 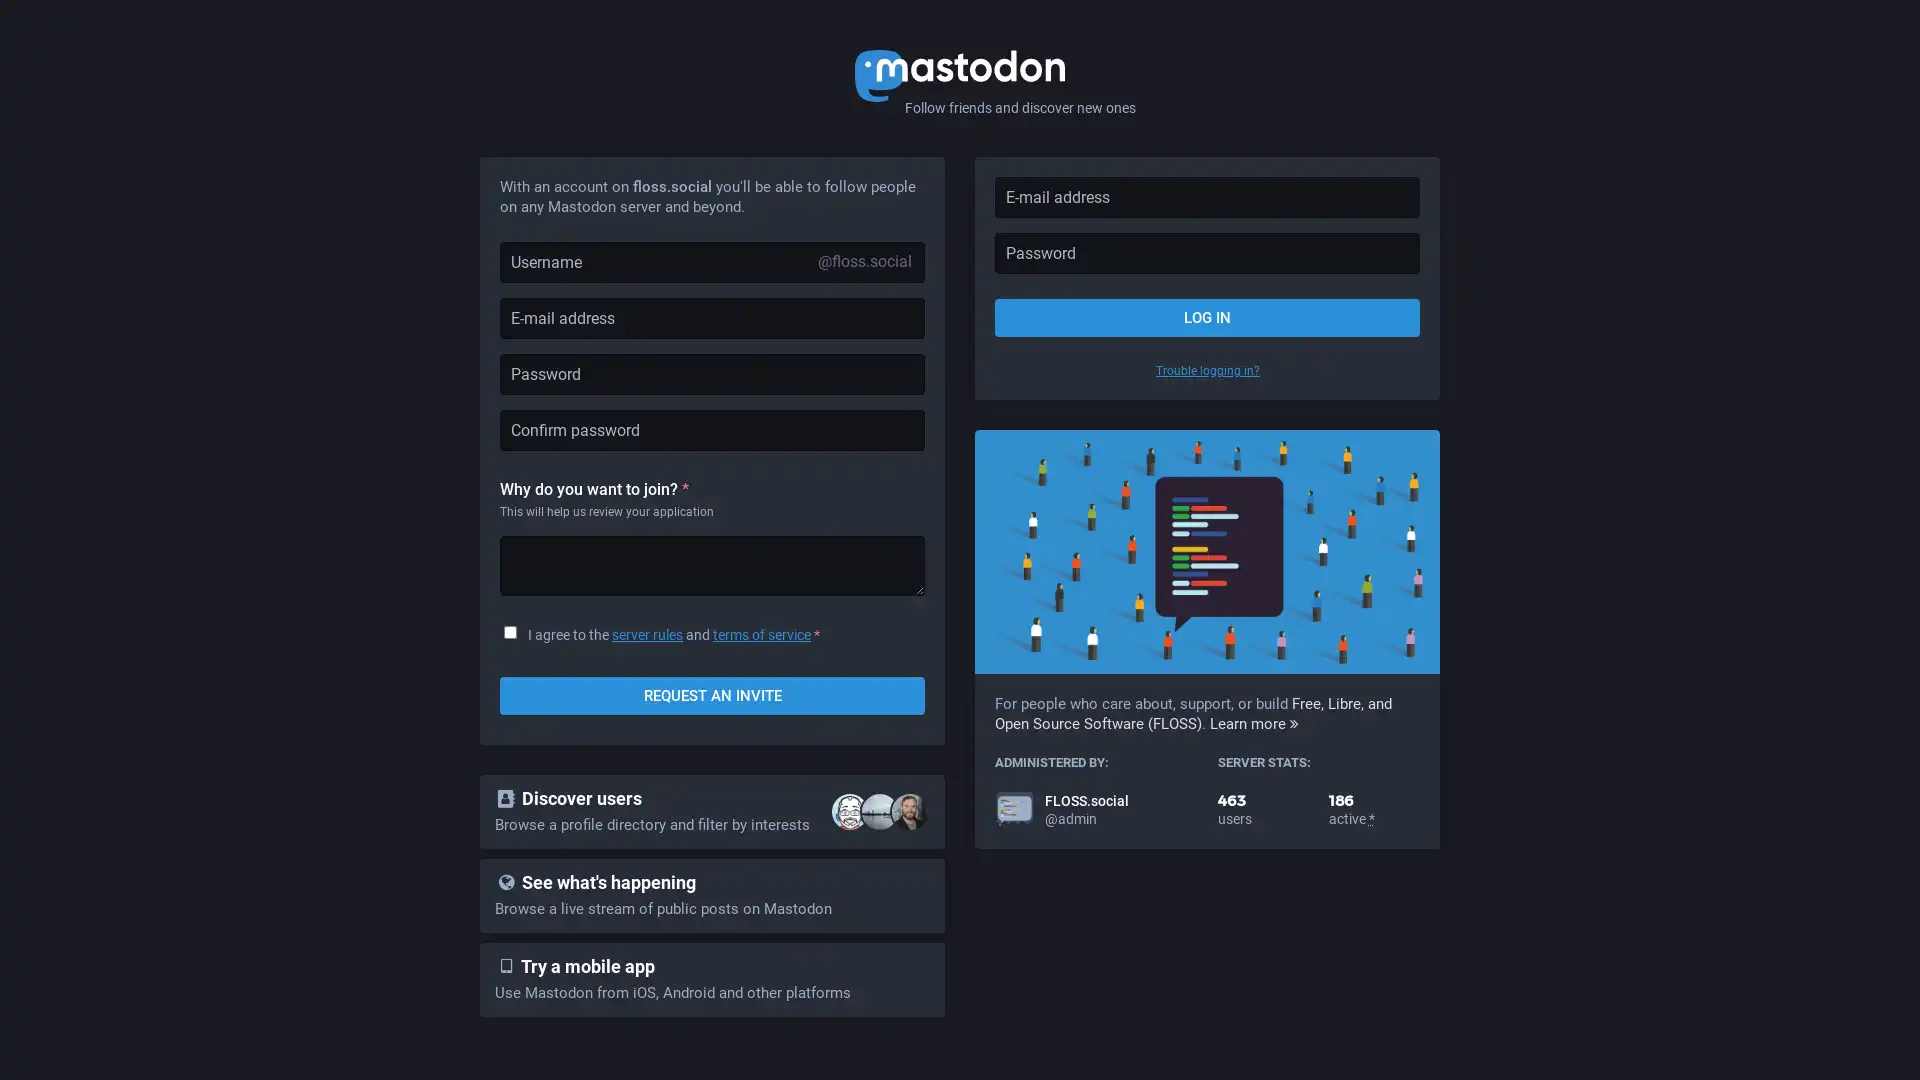 What do you see at coordinates (1206, 316) in the screenshot?
I see `LOG IN` at bounding box center [1206, 316].